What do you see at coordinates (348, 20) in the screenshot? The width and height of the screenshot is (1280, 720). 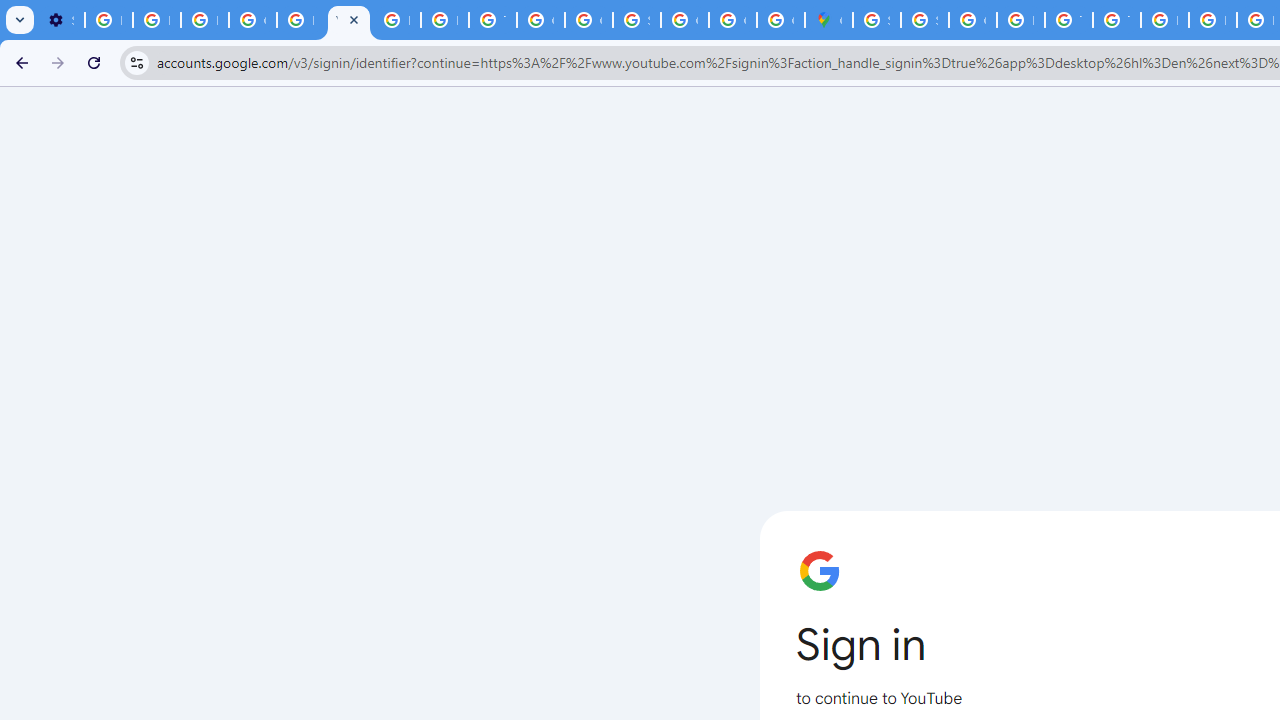 I see `'YouTube'` at bounding box center [348, 20].